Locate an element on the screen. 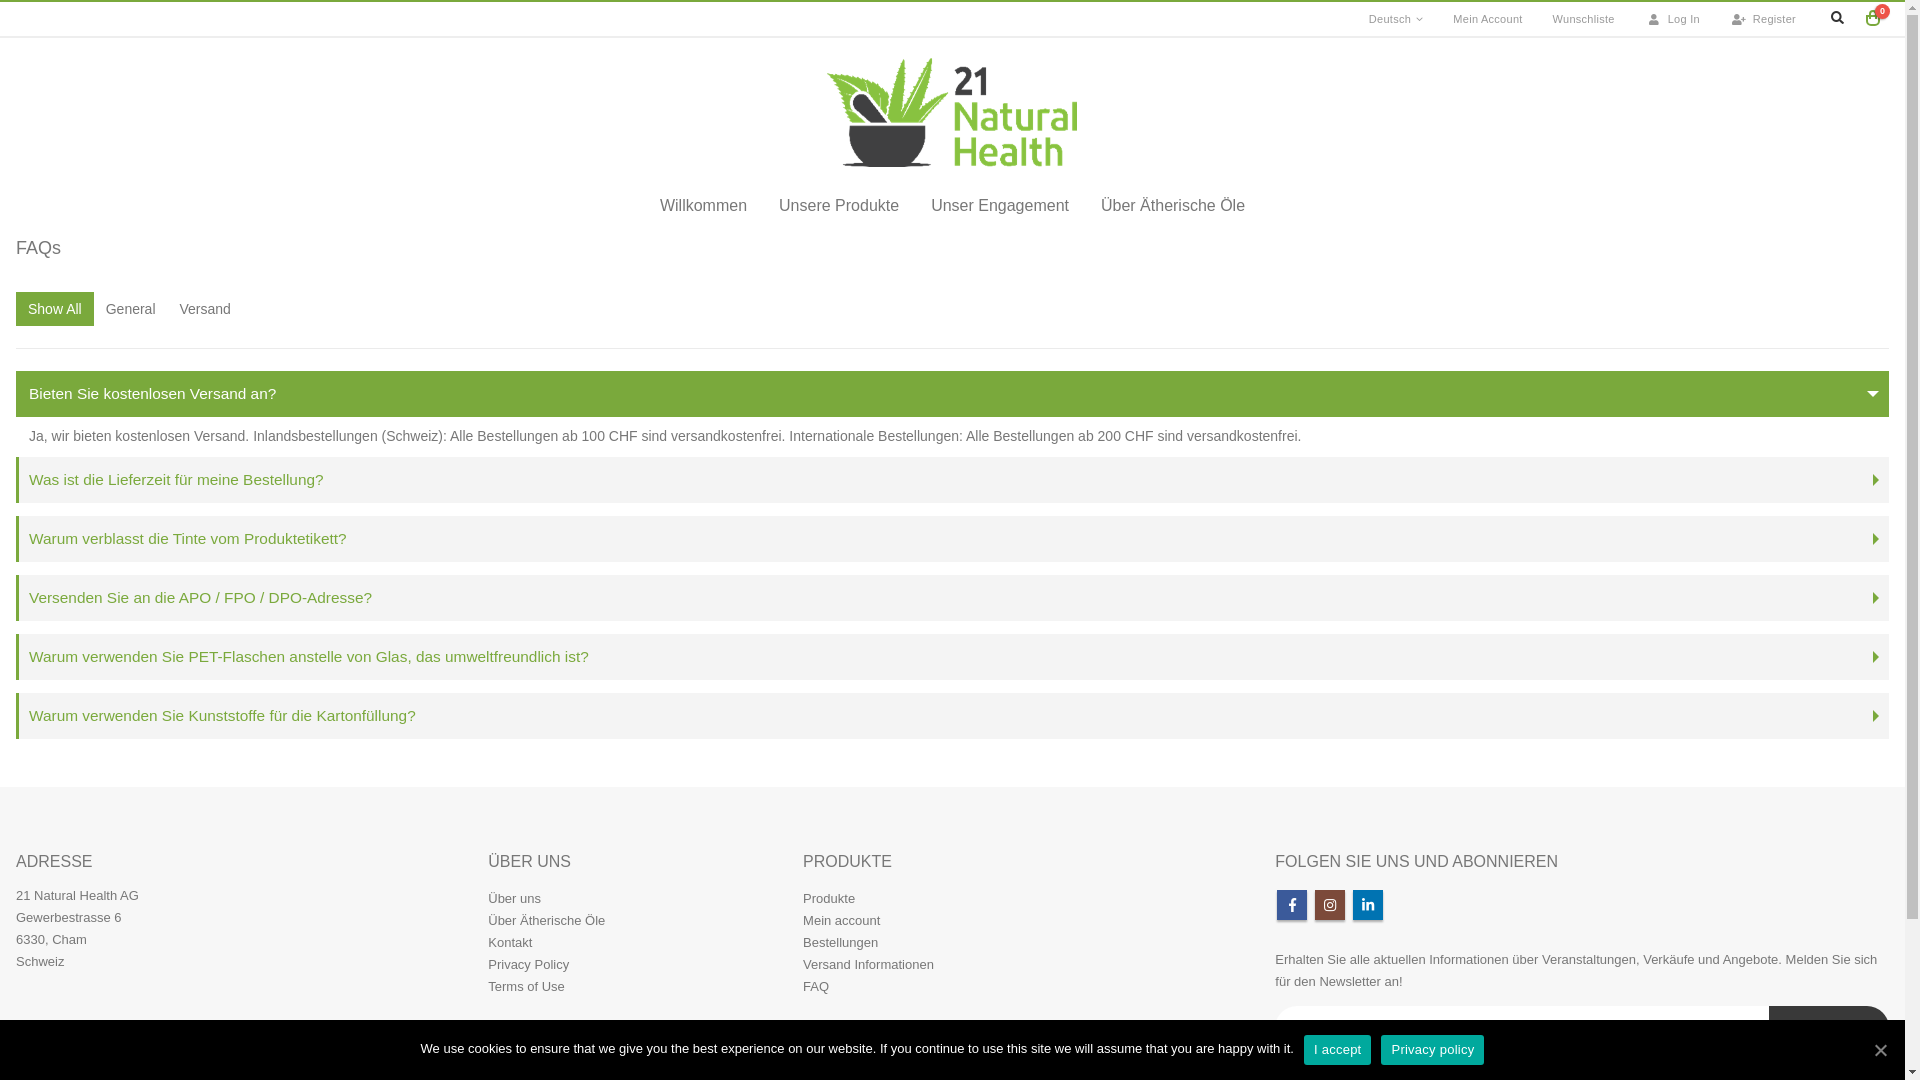 This screenshot has width=1920, height=1080. 'Versand Informationen' is located at coordinates (868, 963).